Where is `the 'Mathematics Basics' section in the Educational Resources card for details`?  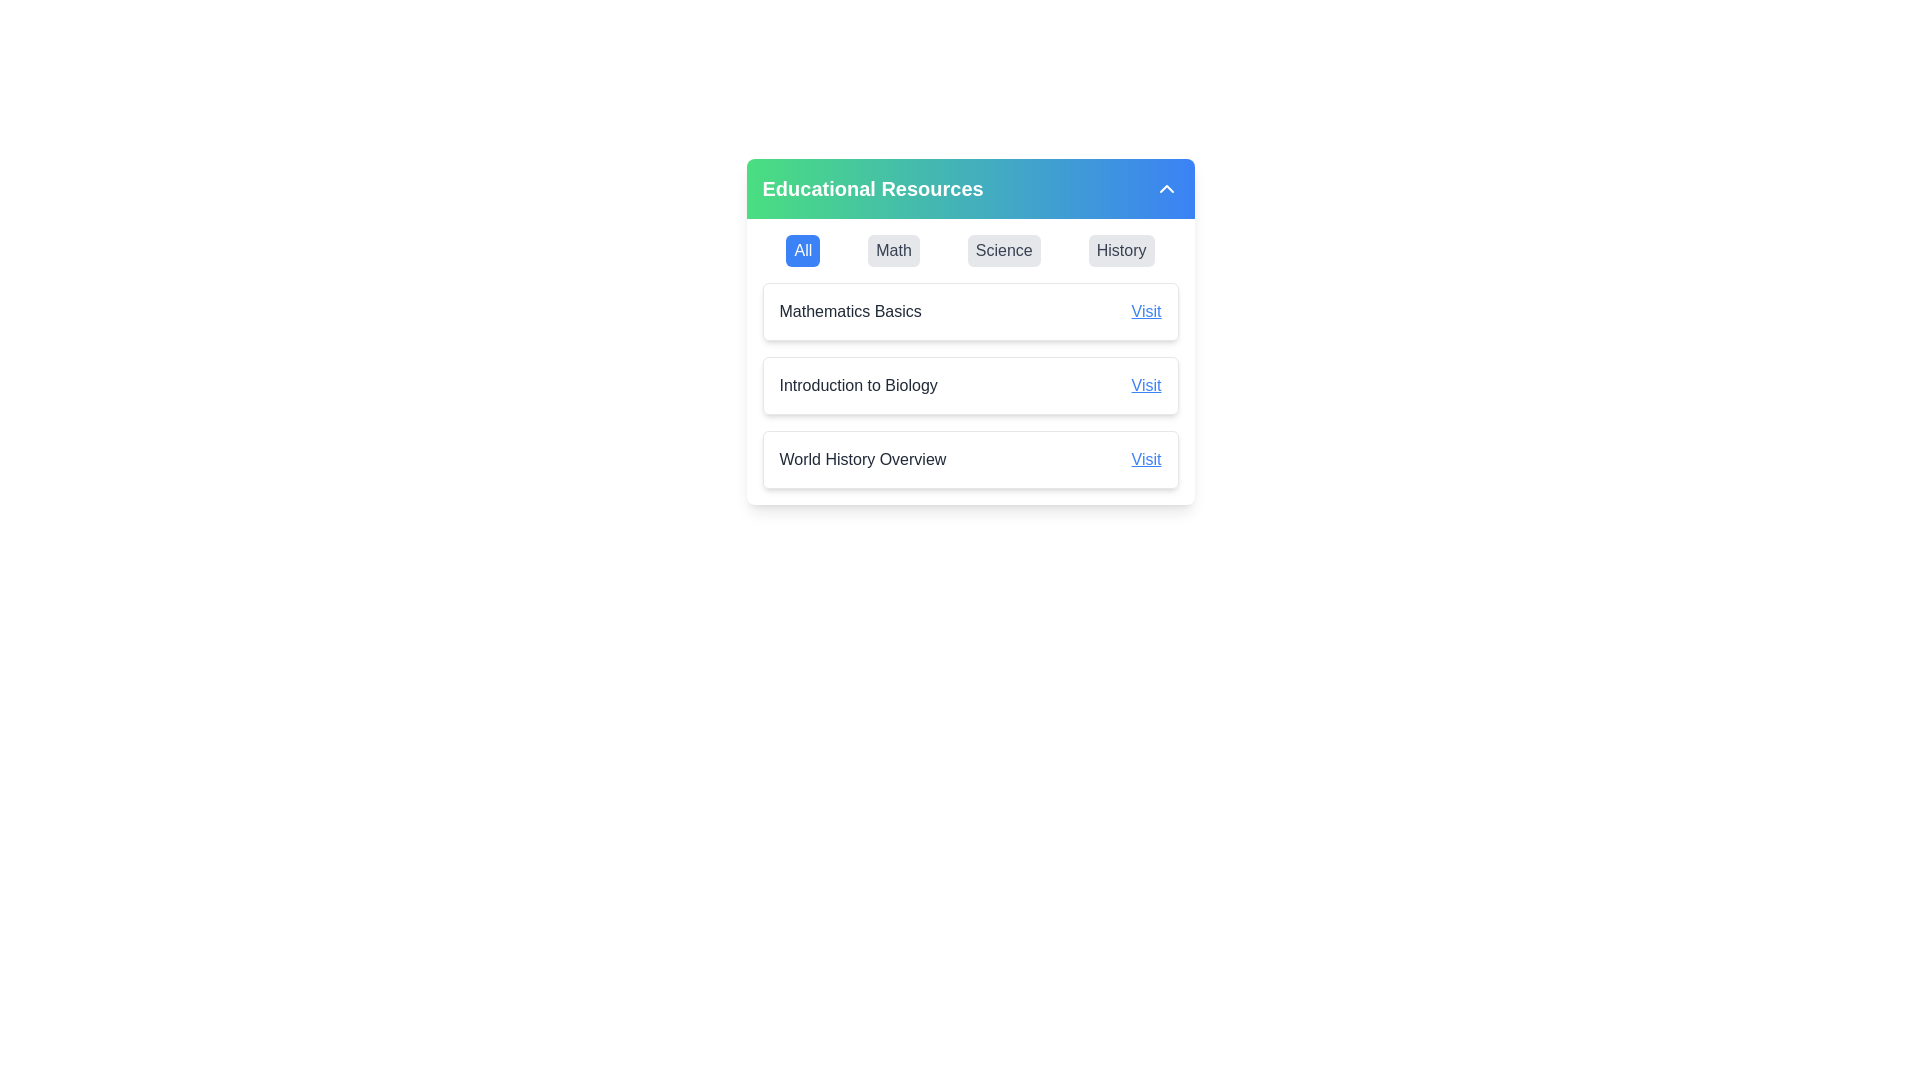
the 'Mathematics Basics' section in the Educational Resources card for details is located at coordinates (970, 330).